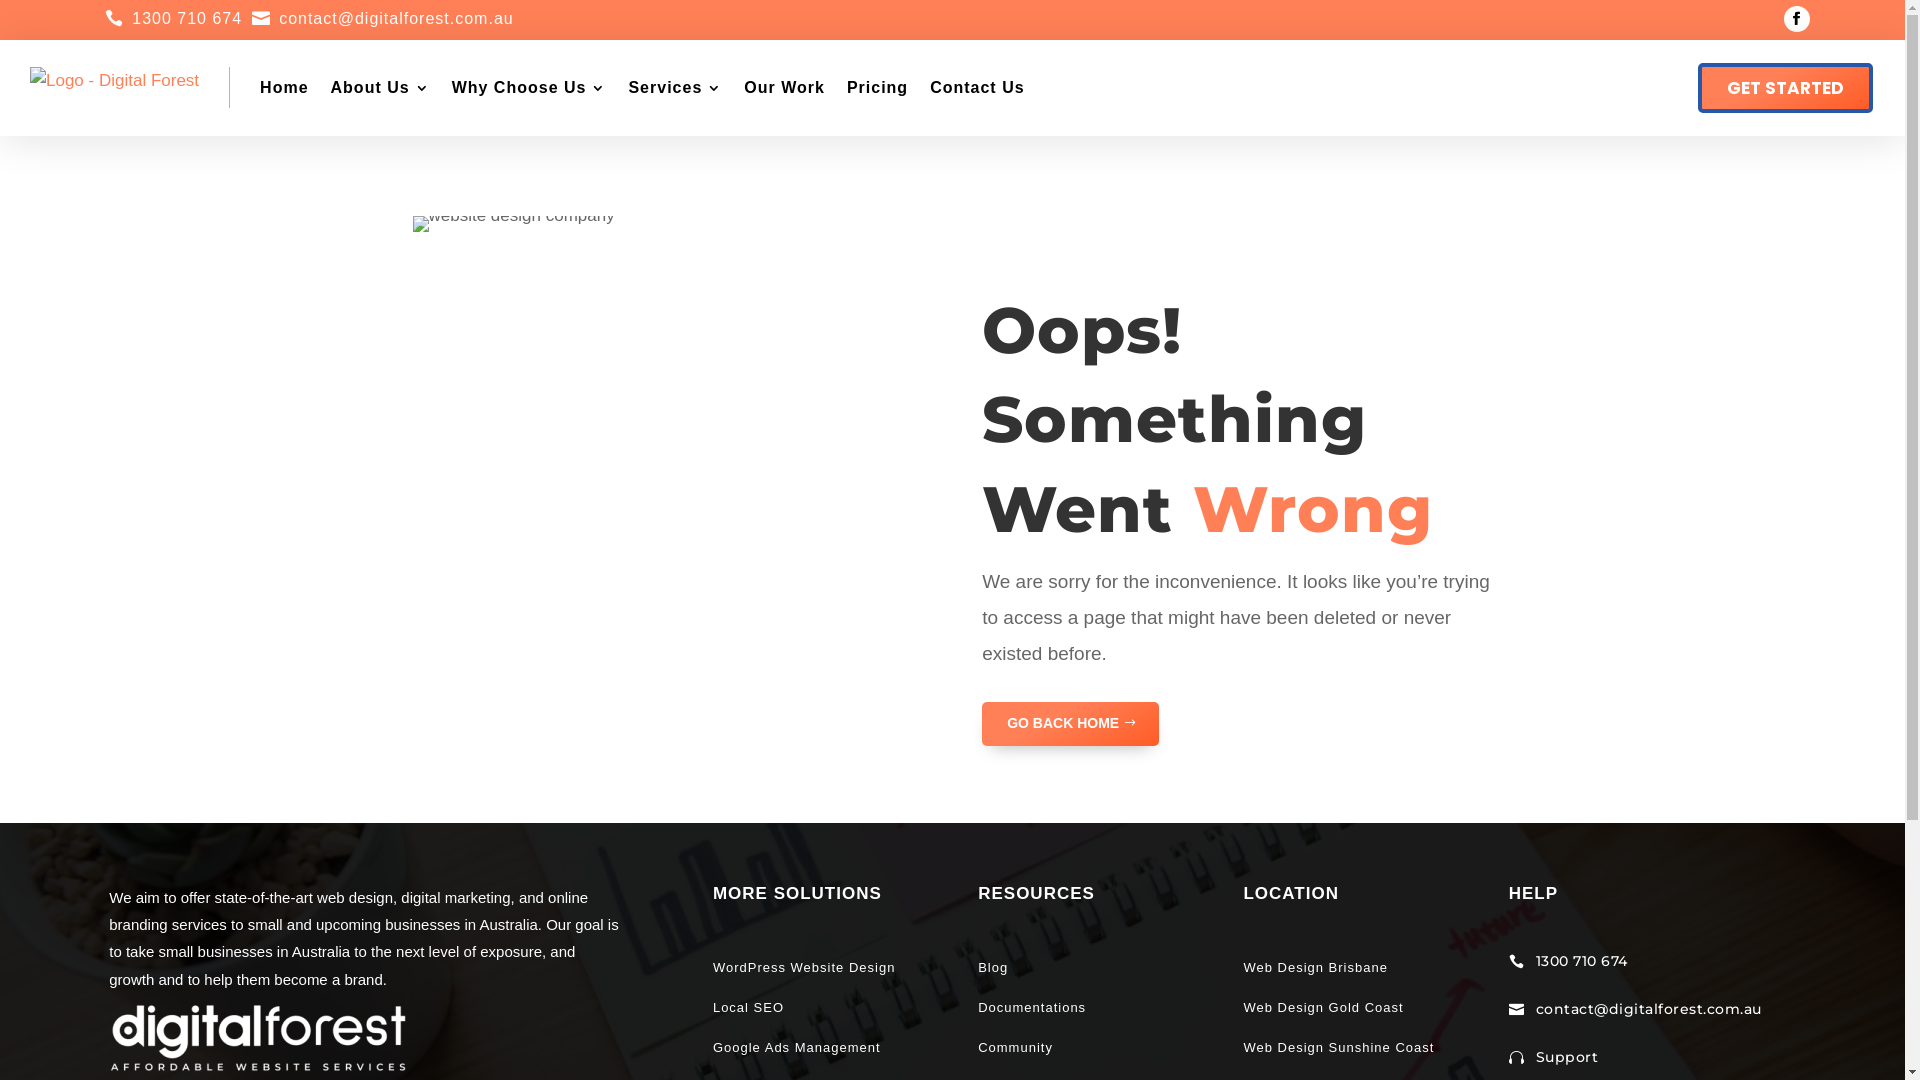 The width and height of the screenshot is (1920, 1080). Describe the element at coordinates (713, 1007) in the screenshot. I see `'Local SEO'` at that location.